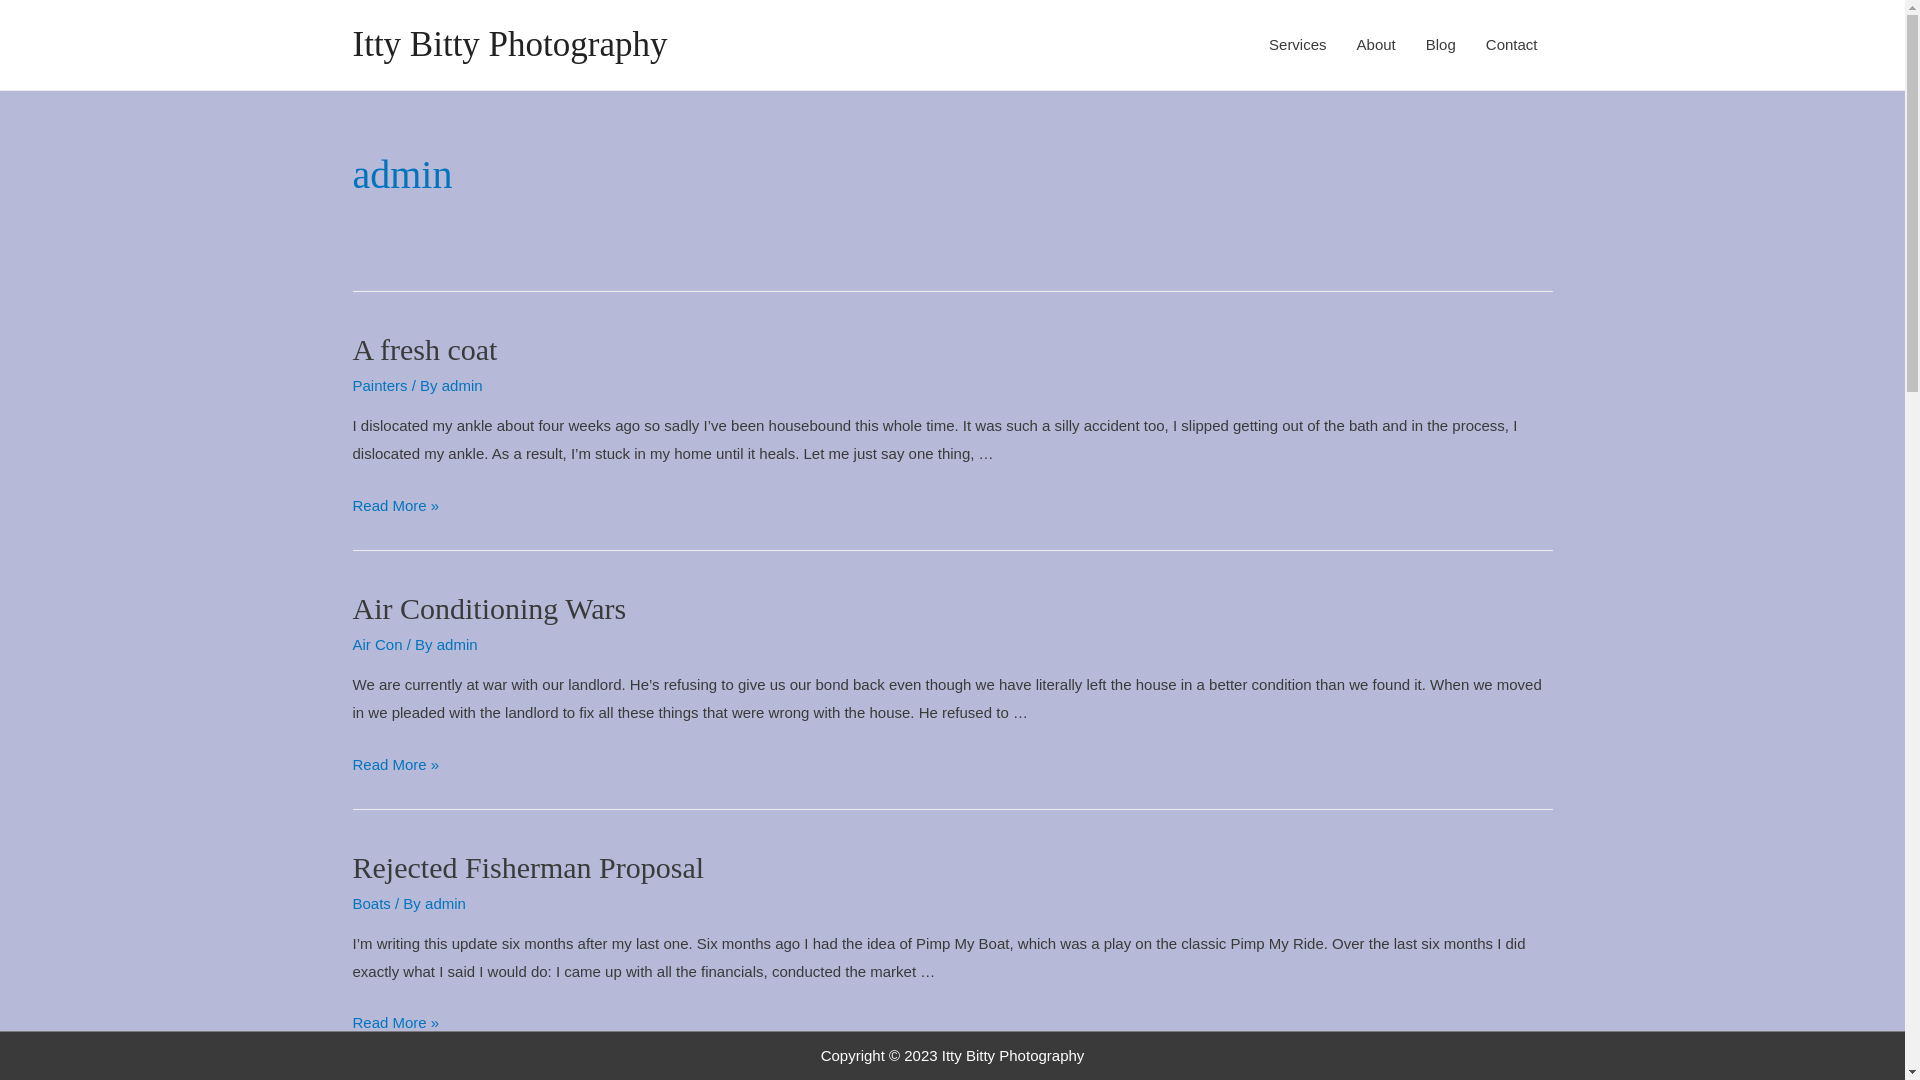 The image size is (1920, 1080). What do you see at coordinates (377, 644) in the screenshot?
I see `'Air Con'` at bounding box center [377, 644].